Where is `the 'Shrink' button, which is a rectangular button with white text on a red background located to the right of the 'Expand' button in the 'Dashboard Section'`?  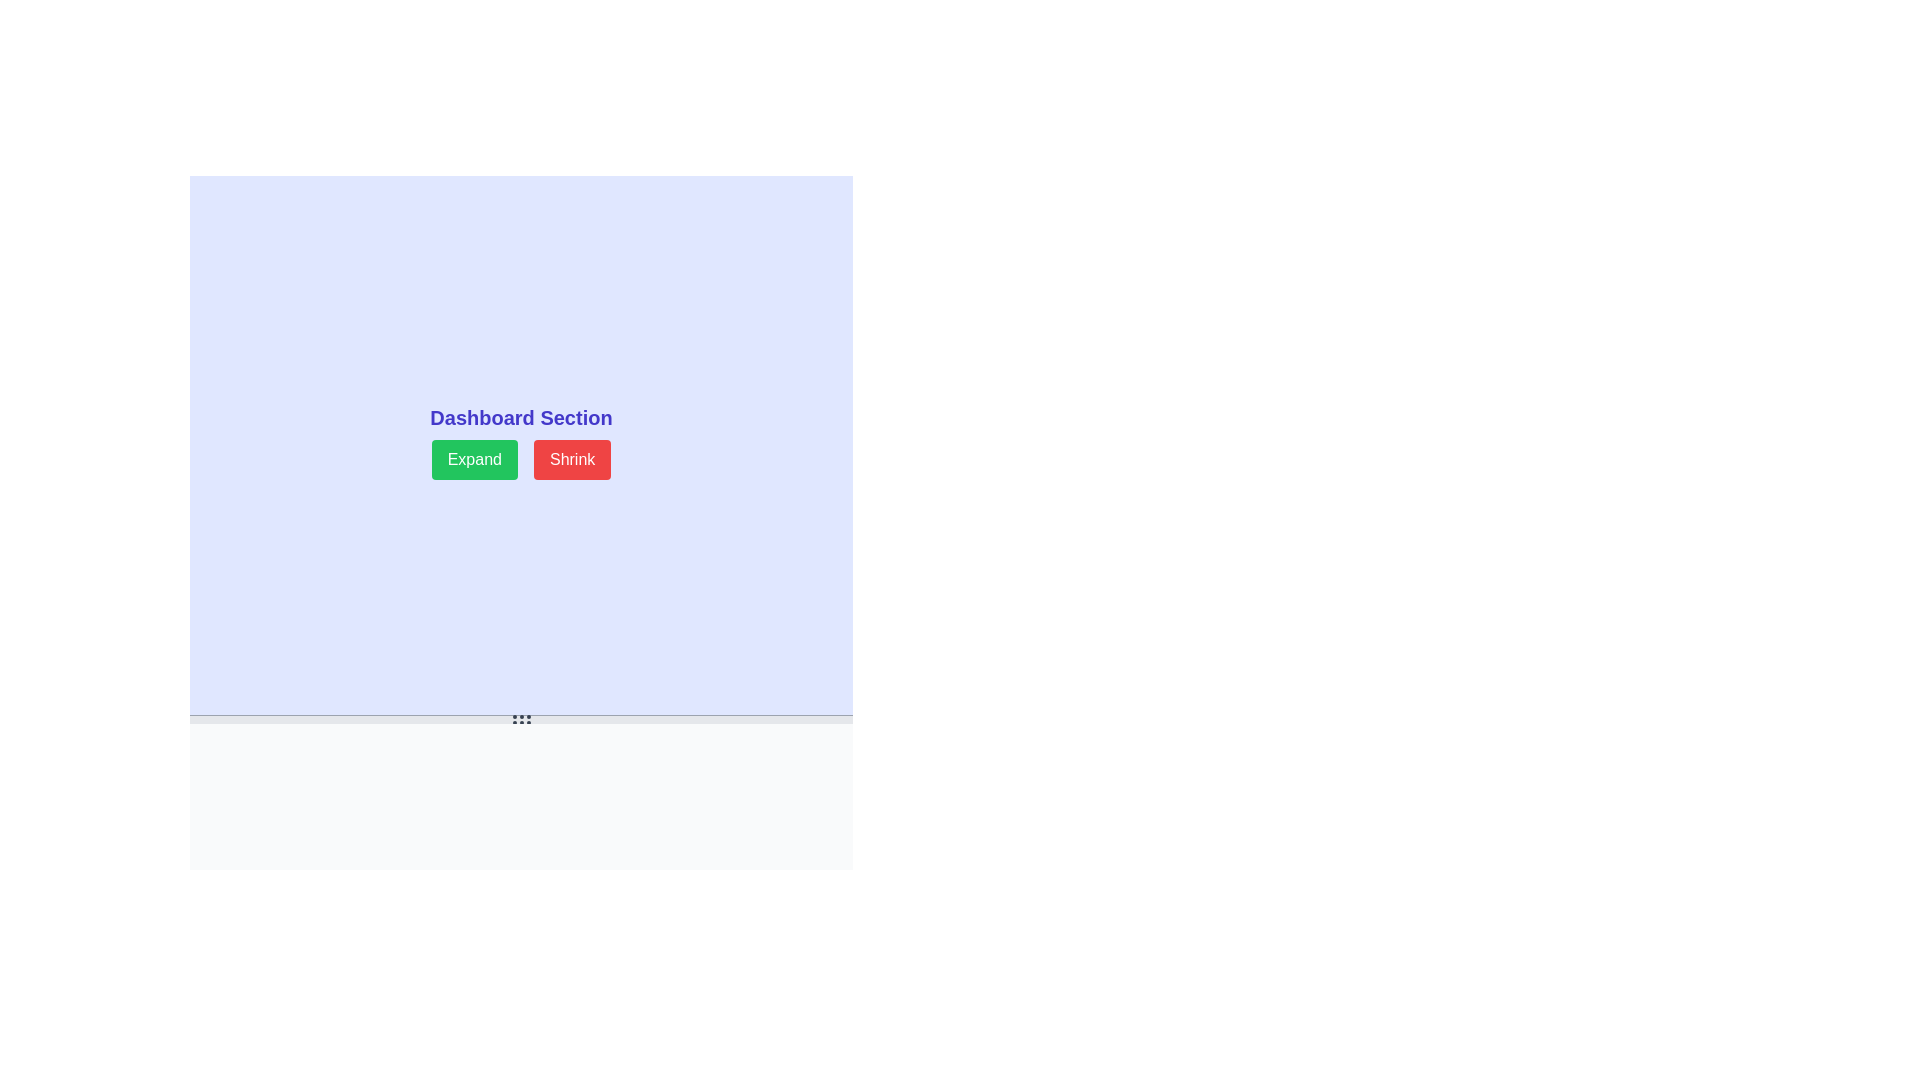 the 'Shrink' button, which is a rectangular button with white text on a red background located to the right of the 'Expand' button in the 'Dashboard Section' is located at coordinates (571, 459).